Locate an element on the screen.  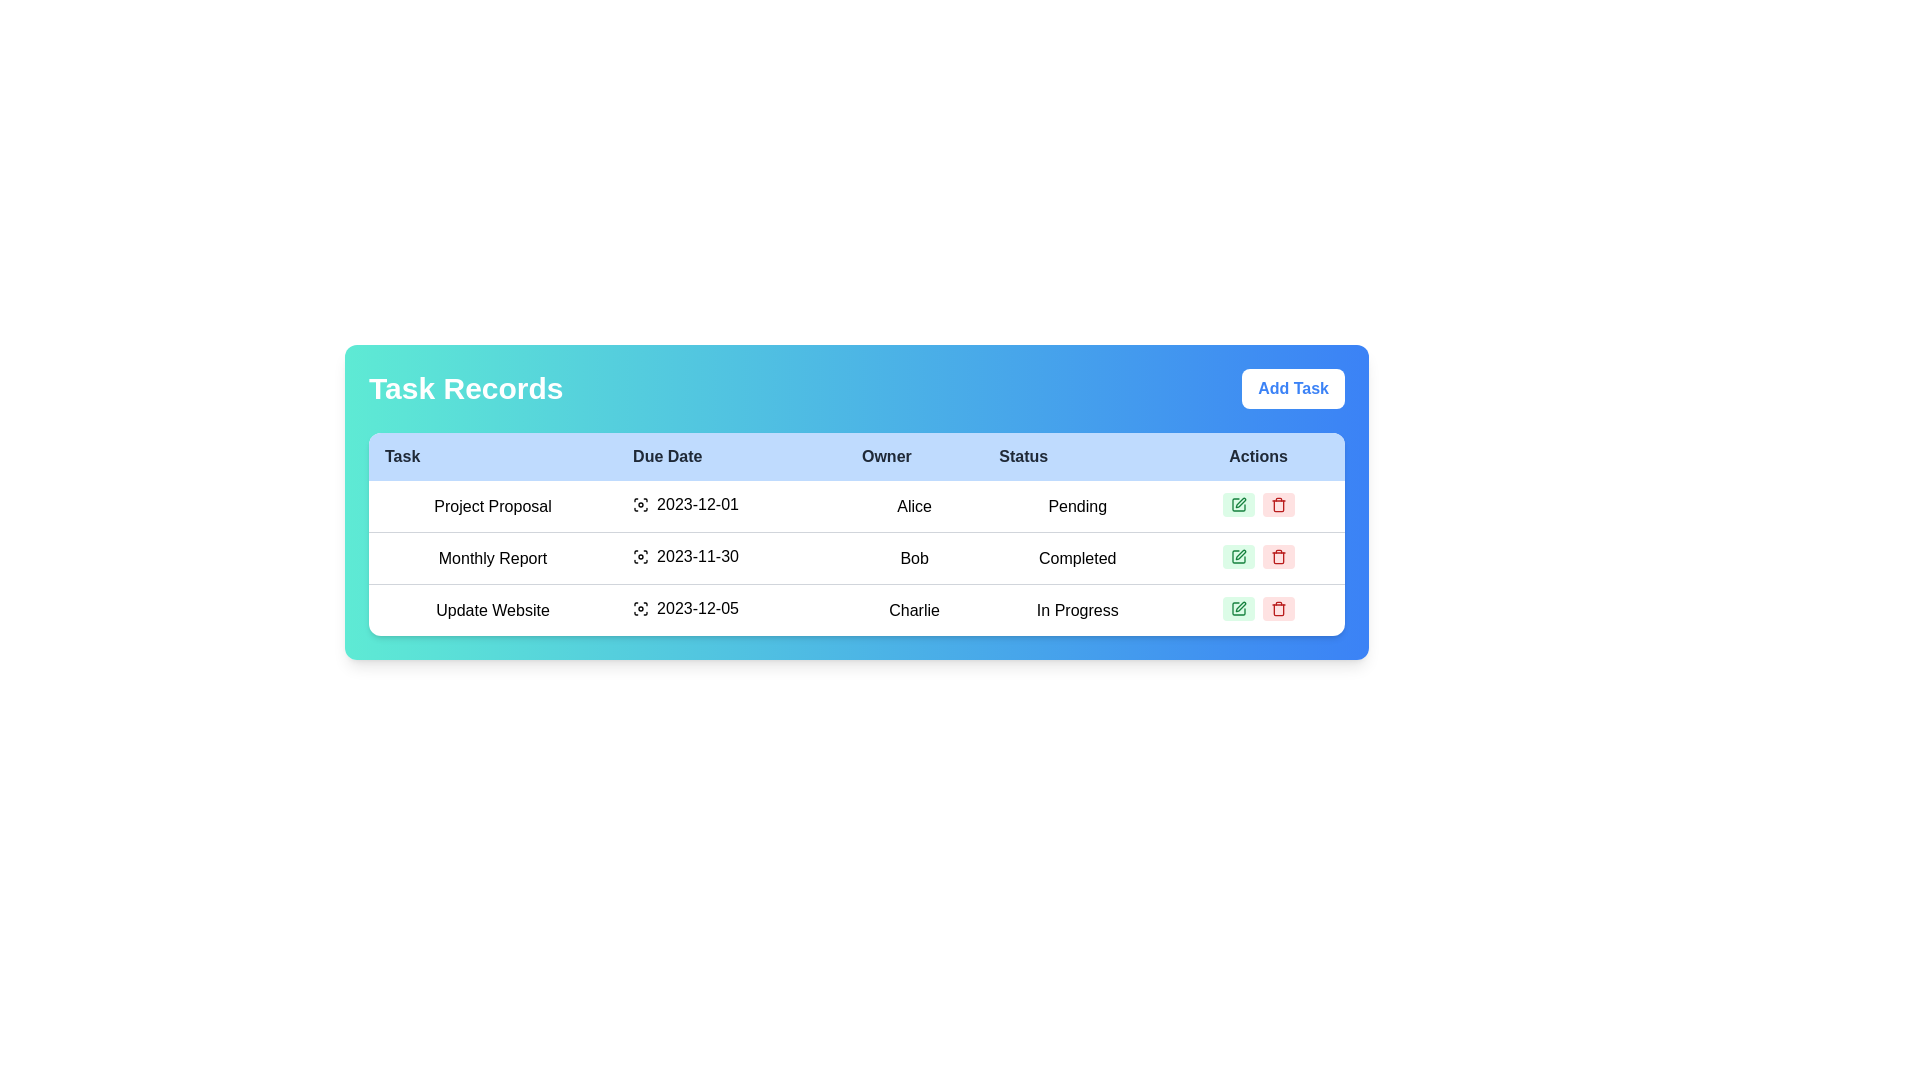
the static text label displaying the due date for the 'Project Proposal' task in the 'Task Records' section is located at coordinates (730, 504).